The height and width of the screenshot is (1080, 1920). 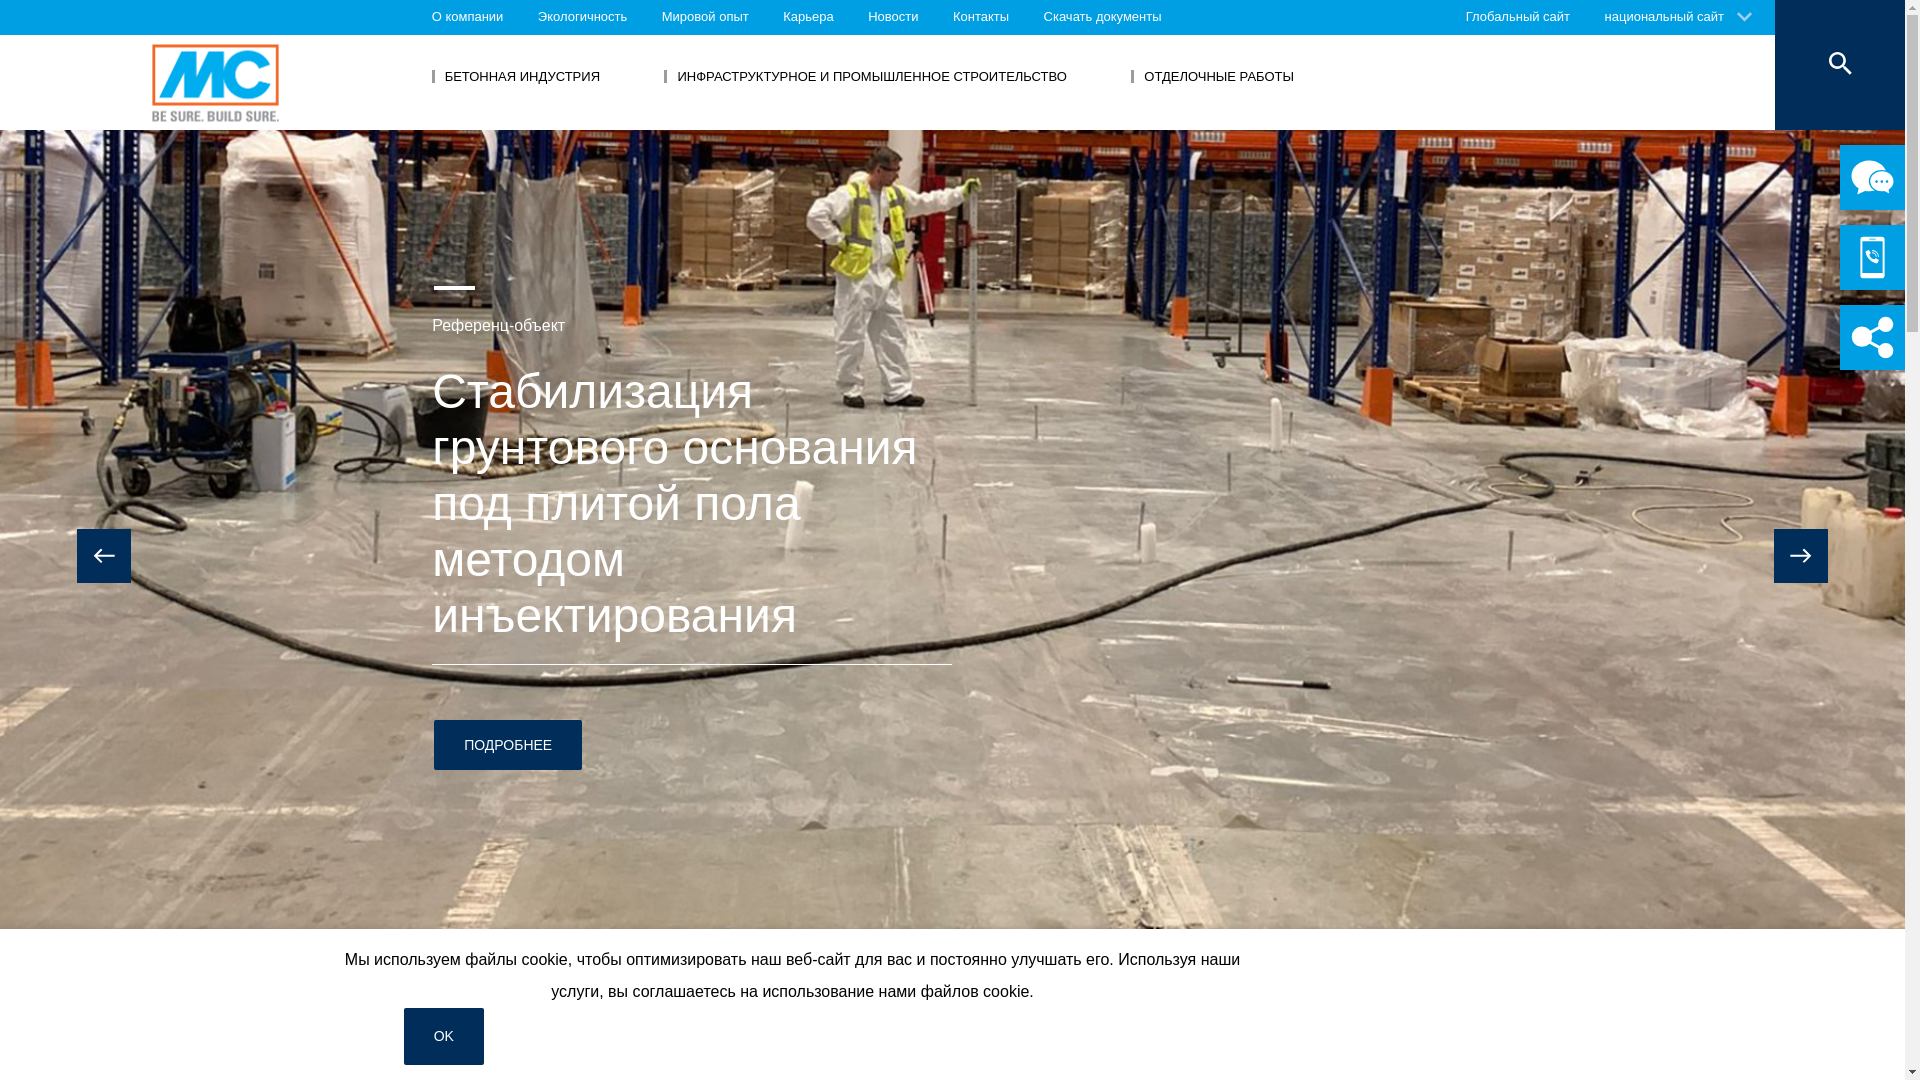 I want to click on 'OK', so click(x=443, y=1035).